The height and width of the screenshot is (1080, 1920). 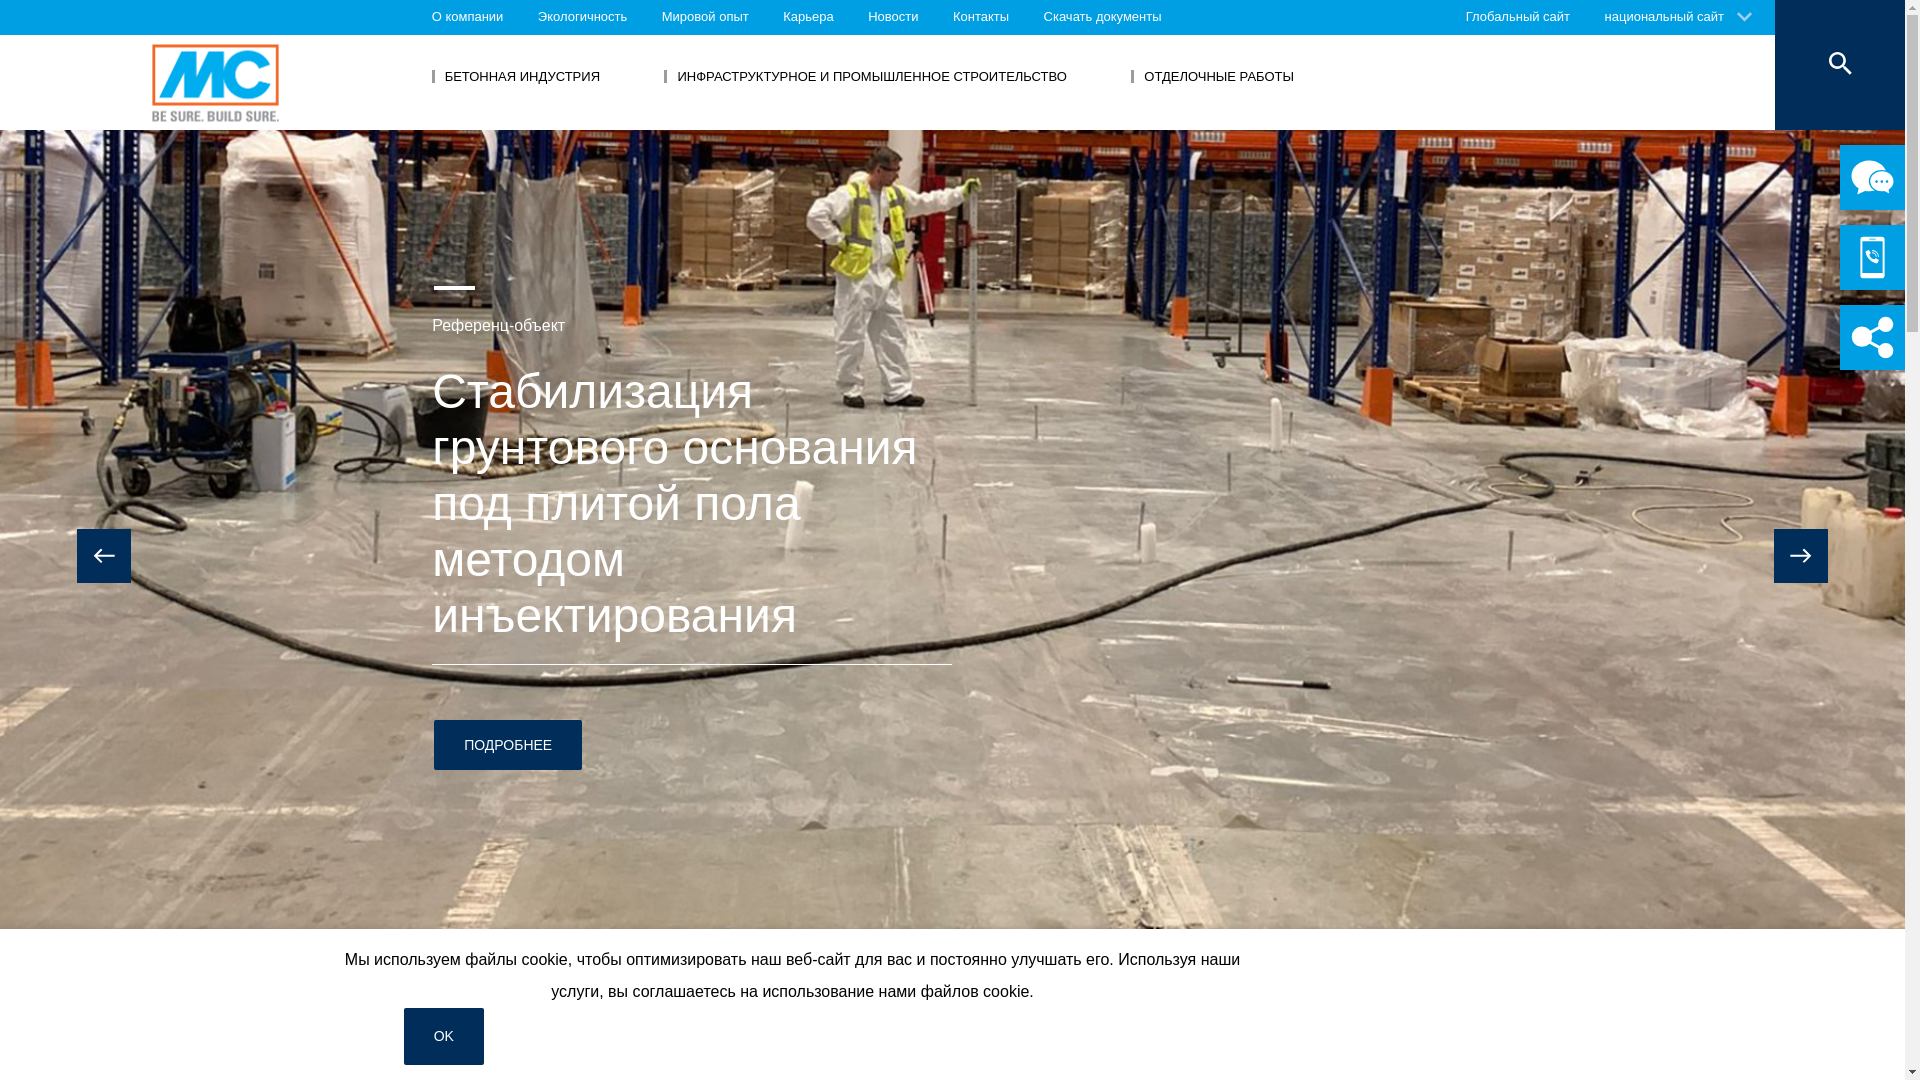 I want to click on 'OK', so click(x=443, y=1035).